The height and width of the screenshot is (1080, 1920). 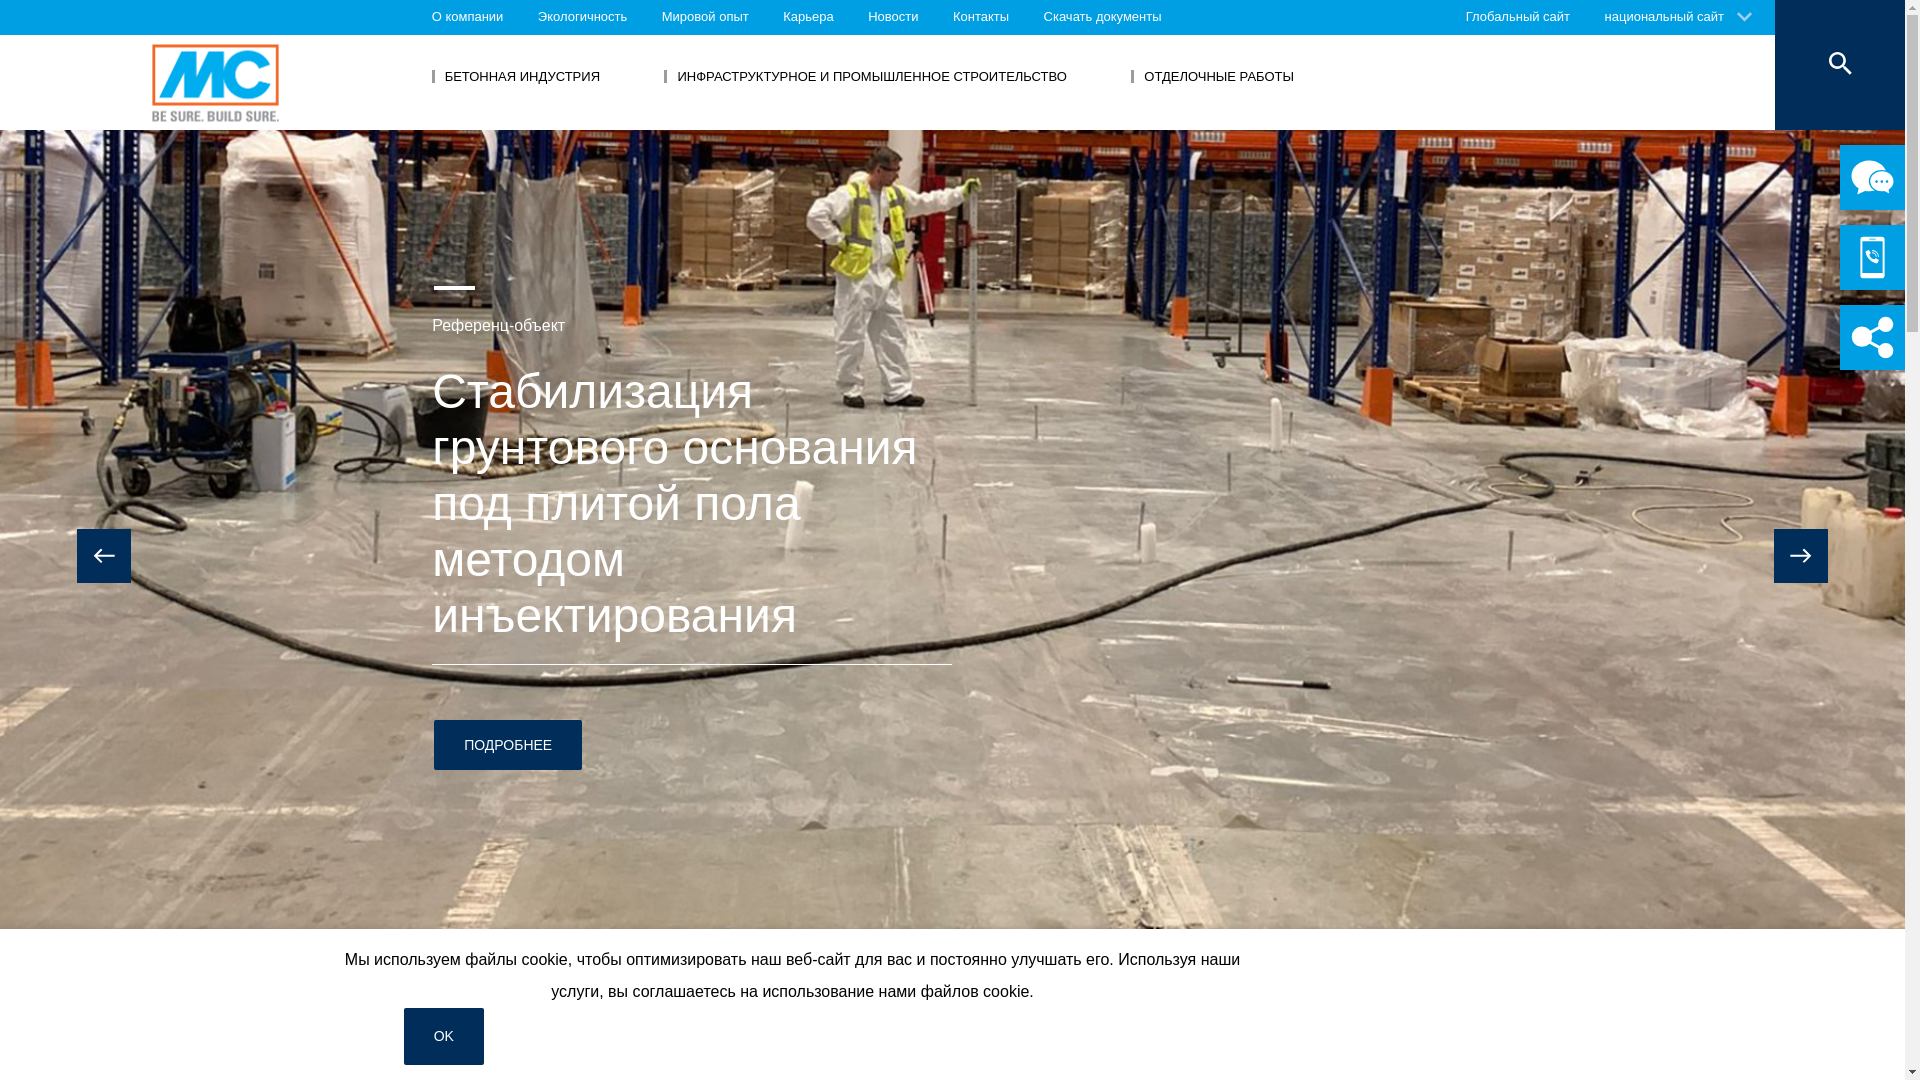 I want to click on 'OK', so click(x=443, y=1035).